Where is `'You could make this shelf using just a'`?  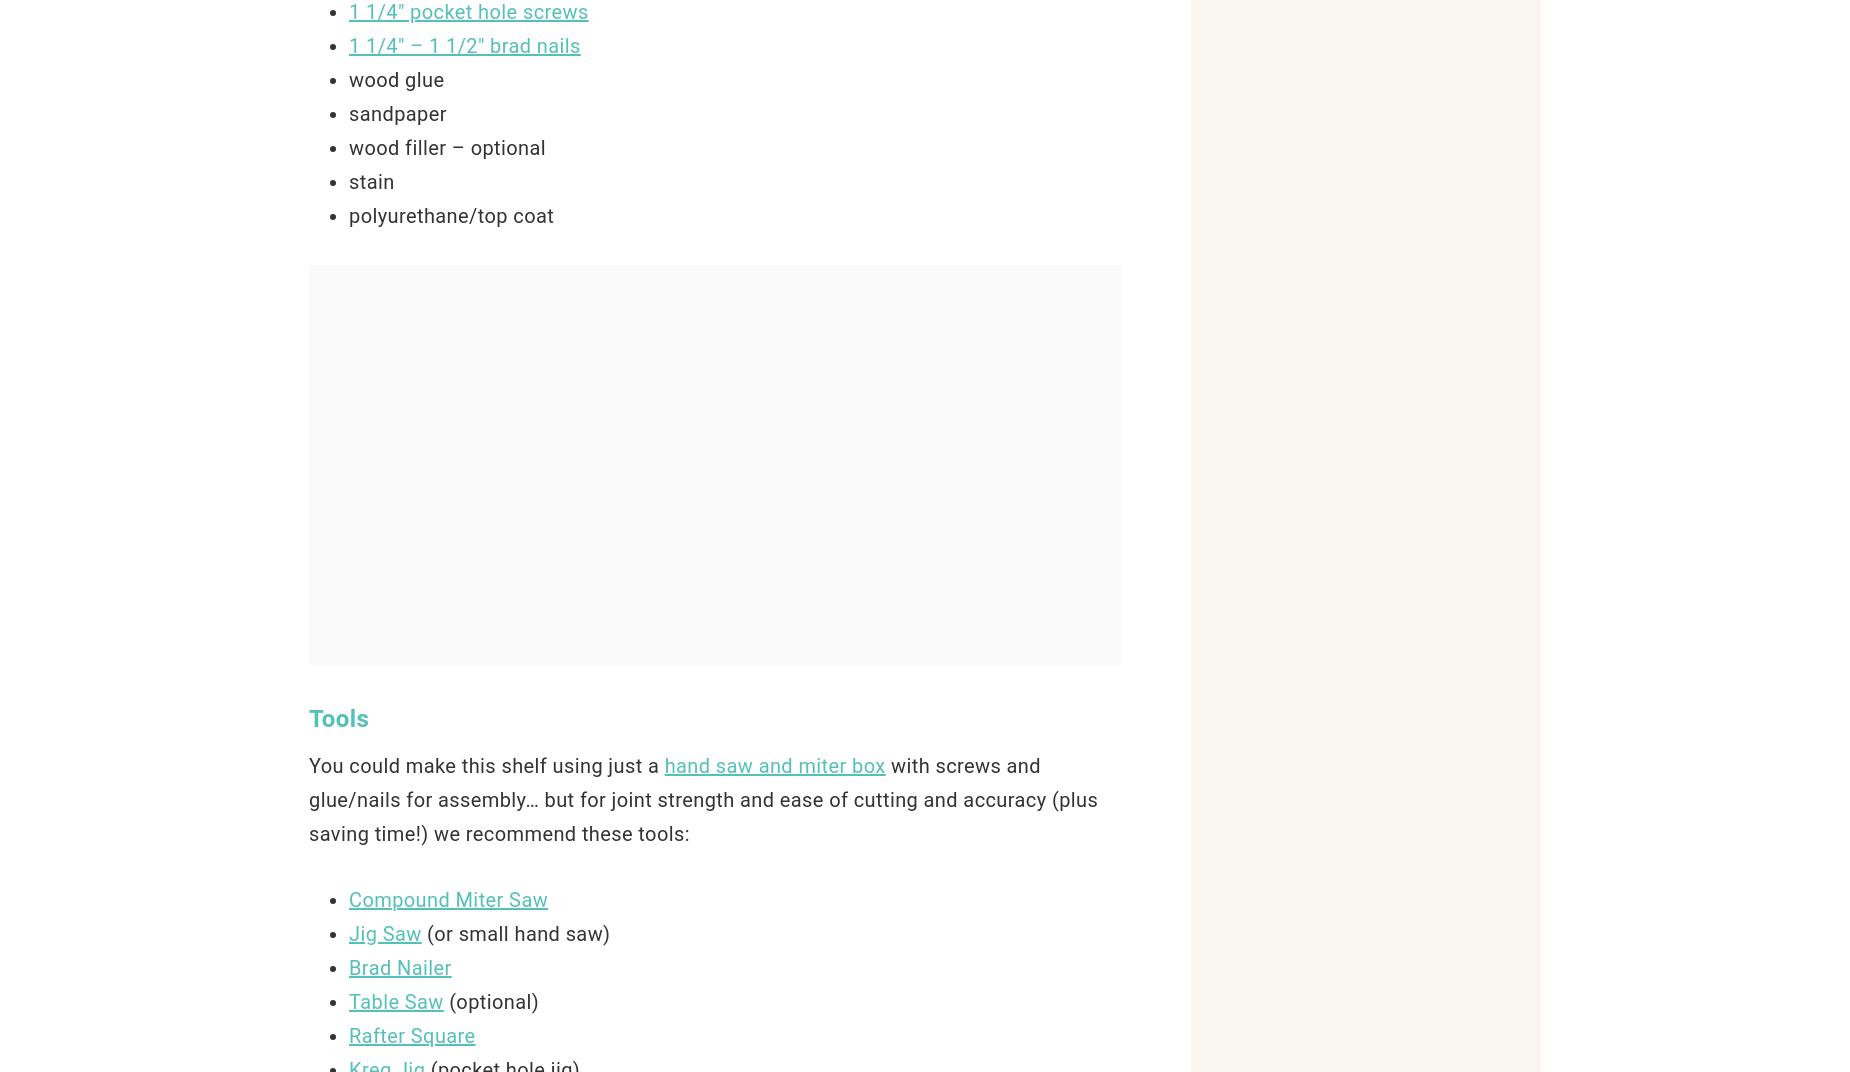
'You could make this shelf using just a' is located at coordinates (486, 766).